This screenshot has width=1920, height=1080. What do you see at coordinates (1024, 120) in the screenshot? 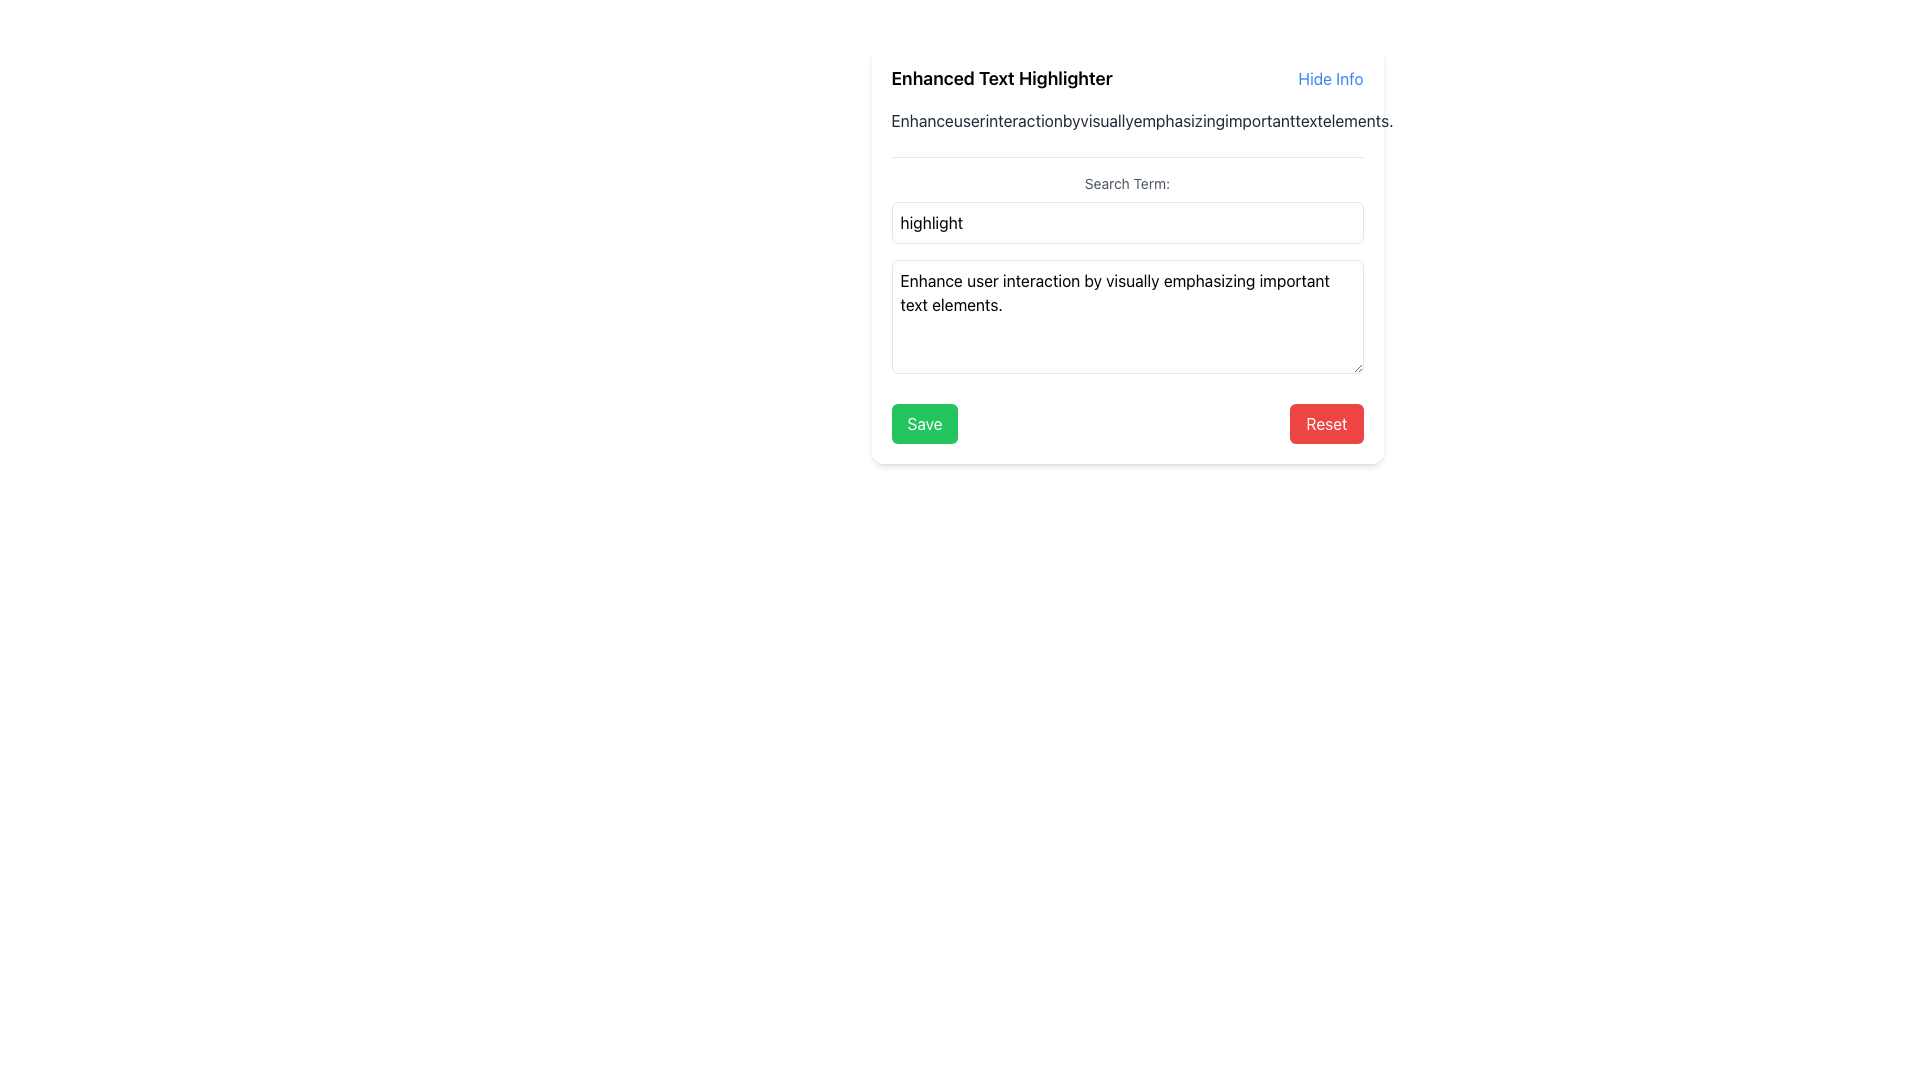
I see `the text element 'interaction' which is highlighted with a yellow background, located between 'user' and 'by' at the top center of the interface` at bounding box center [1024, 120].